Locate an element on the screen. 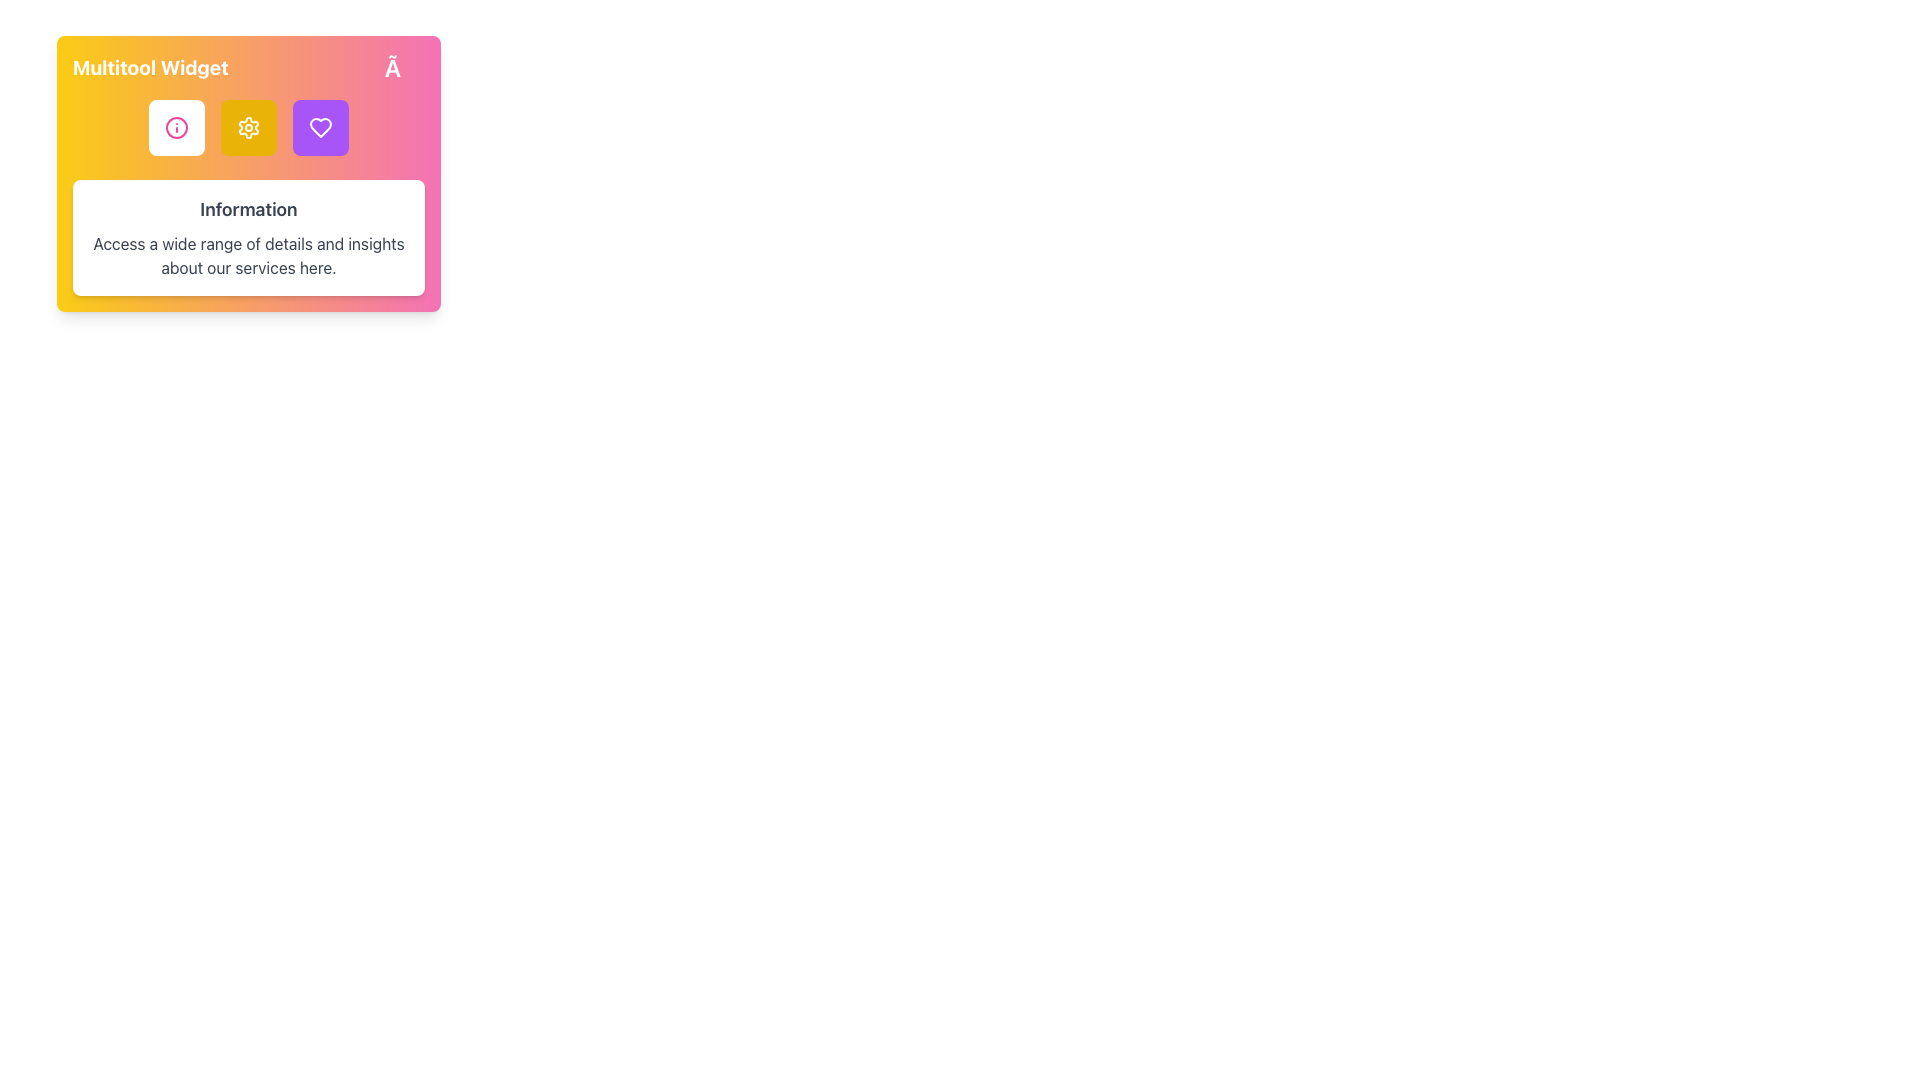 This screenshot has width=1920, height=1080. the settings button located between the pink information button and the purple heart button is located at coordinates (248, 127).